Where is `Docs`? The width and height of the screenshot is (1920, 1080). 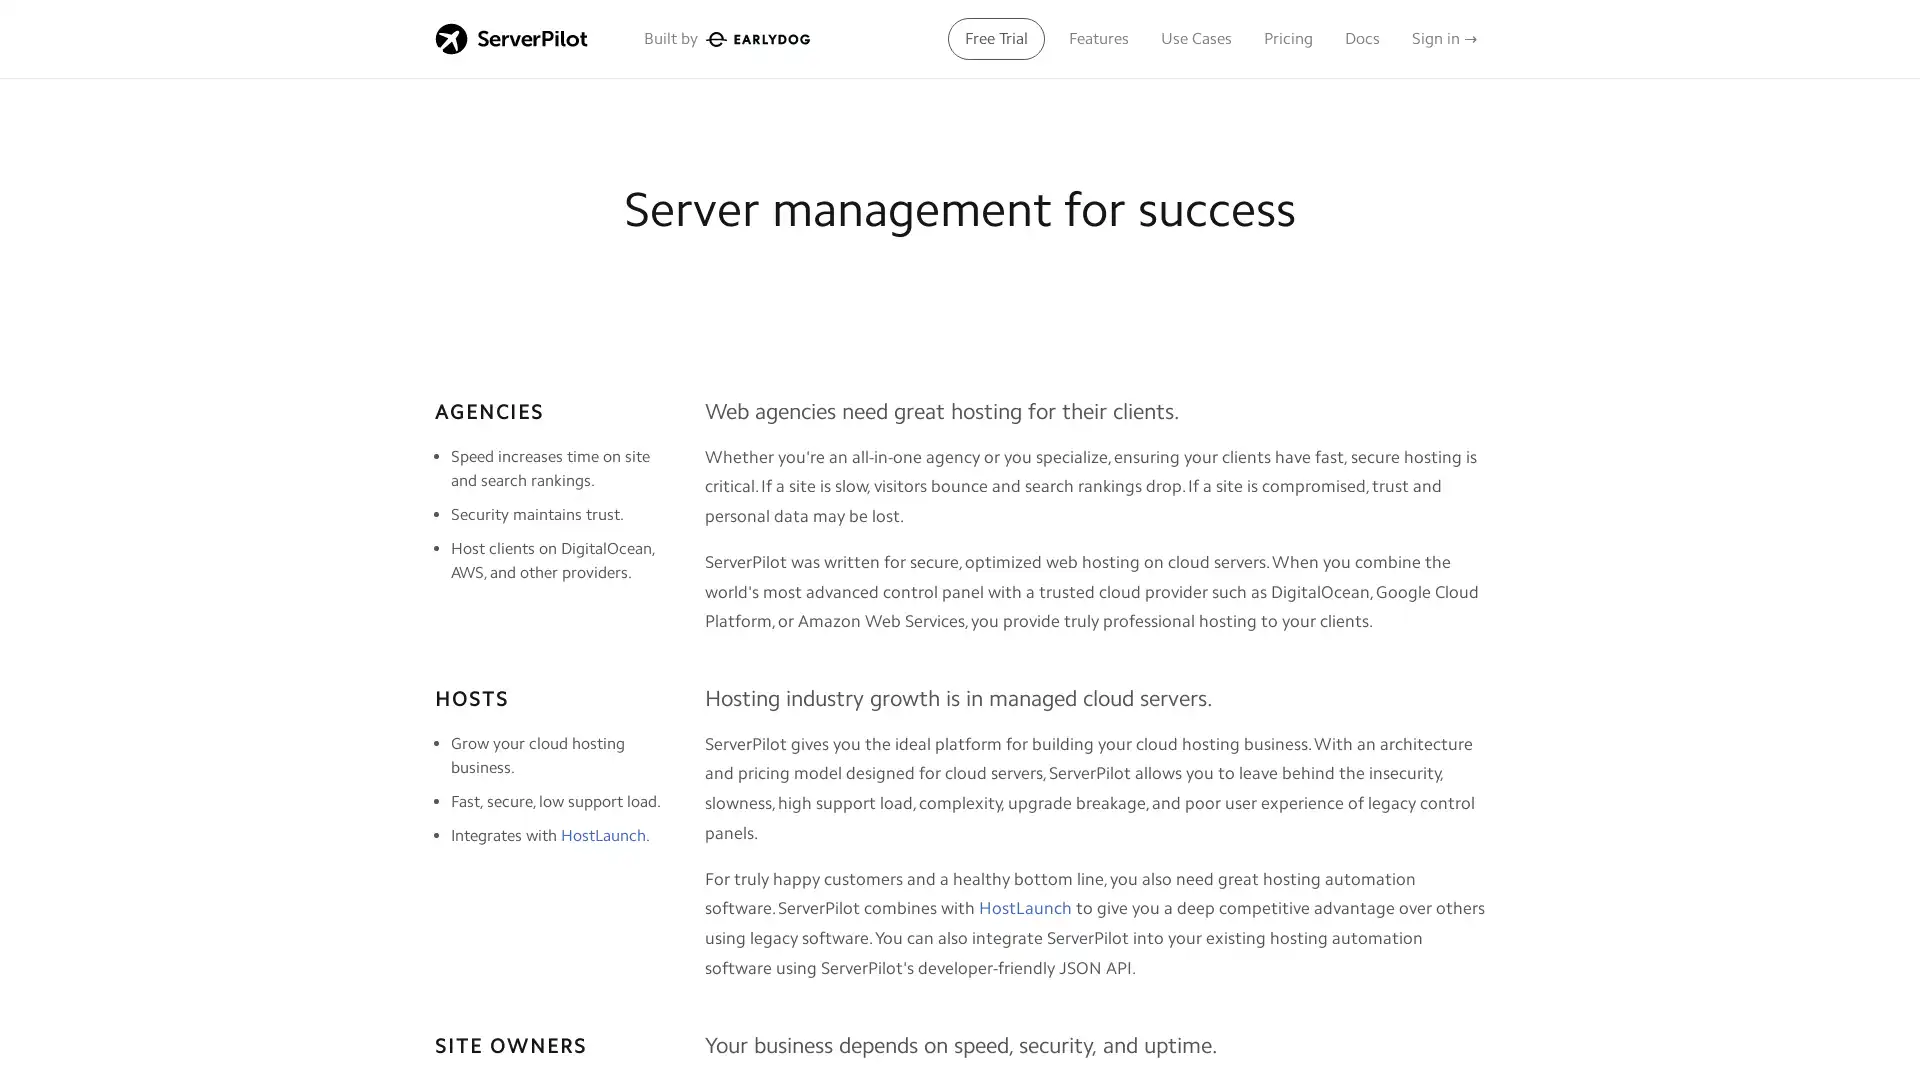 Docs is located at coordinates (1361, 38).